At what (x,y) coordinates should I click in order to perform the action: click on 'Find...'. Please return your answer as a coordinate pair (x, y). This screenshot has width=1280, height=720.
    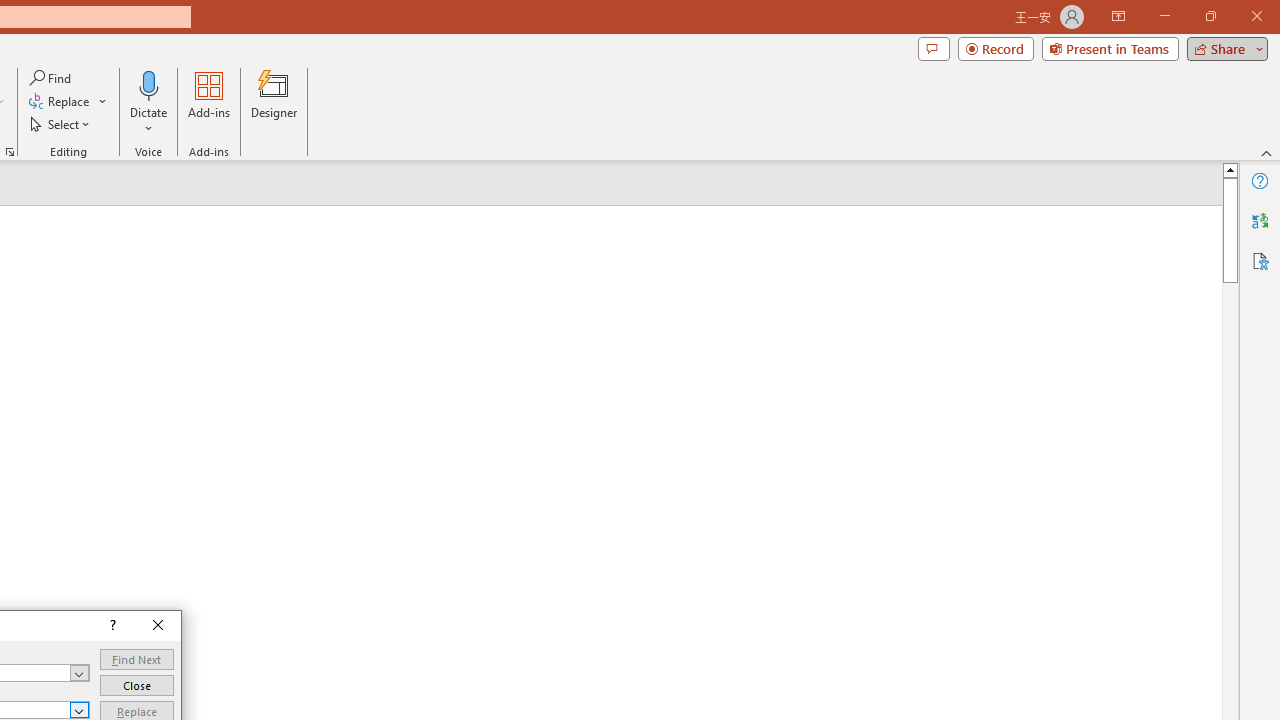
    Looking at the image, I should click on (51, 77).